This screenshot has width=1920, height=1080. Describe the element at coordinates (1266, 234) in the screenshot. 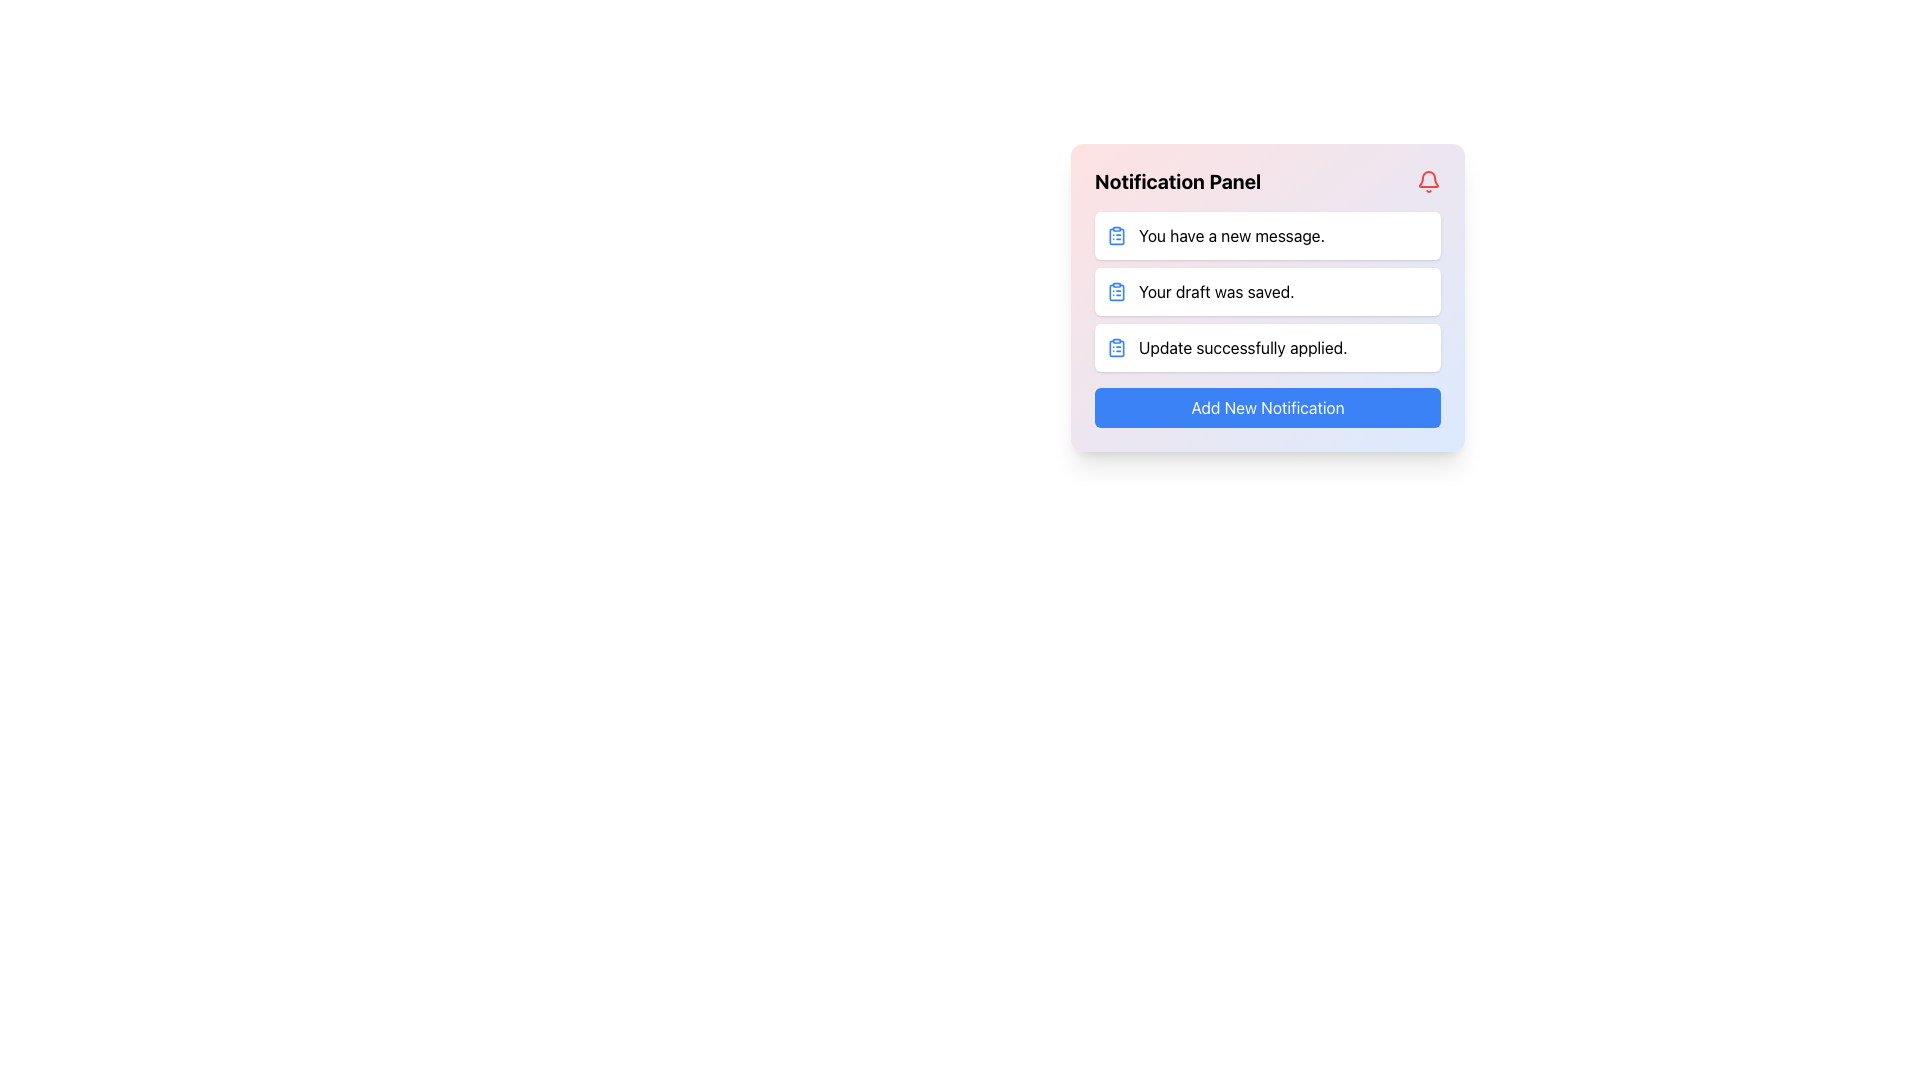

I see `notification text from the Notification Card displaying 'You have a new message.' located at the top of the Notification Panel` at that location.